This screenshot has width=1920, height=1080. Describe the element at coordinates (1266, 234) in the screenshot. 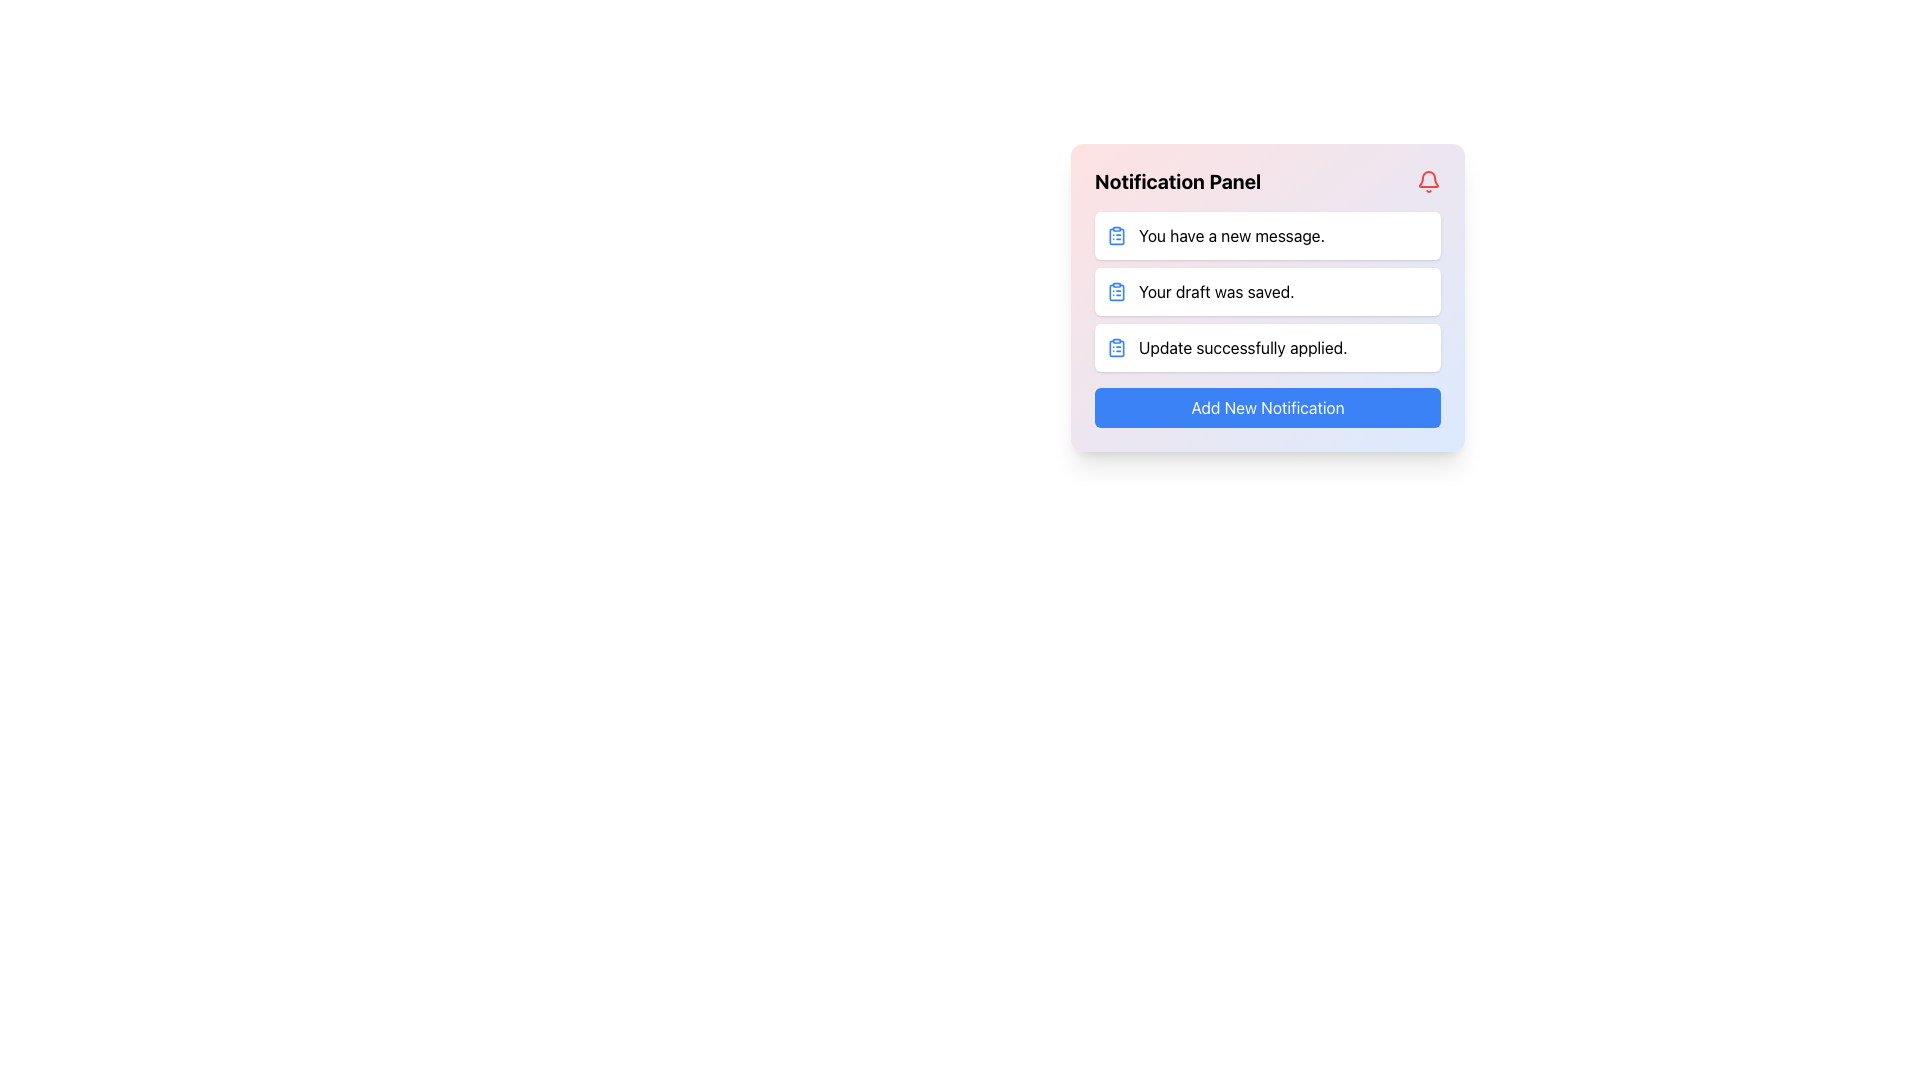

I see `notification text from the Notification Card displaying 'You have a new message.' located at the top of the Notification Panel` at that location.